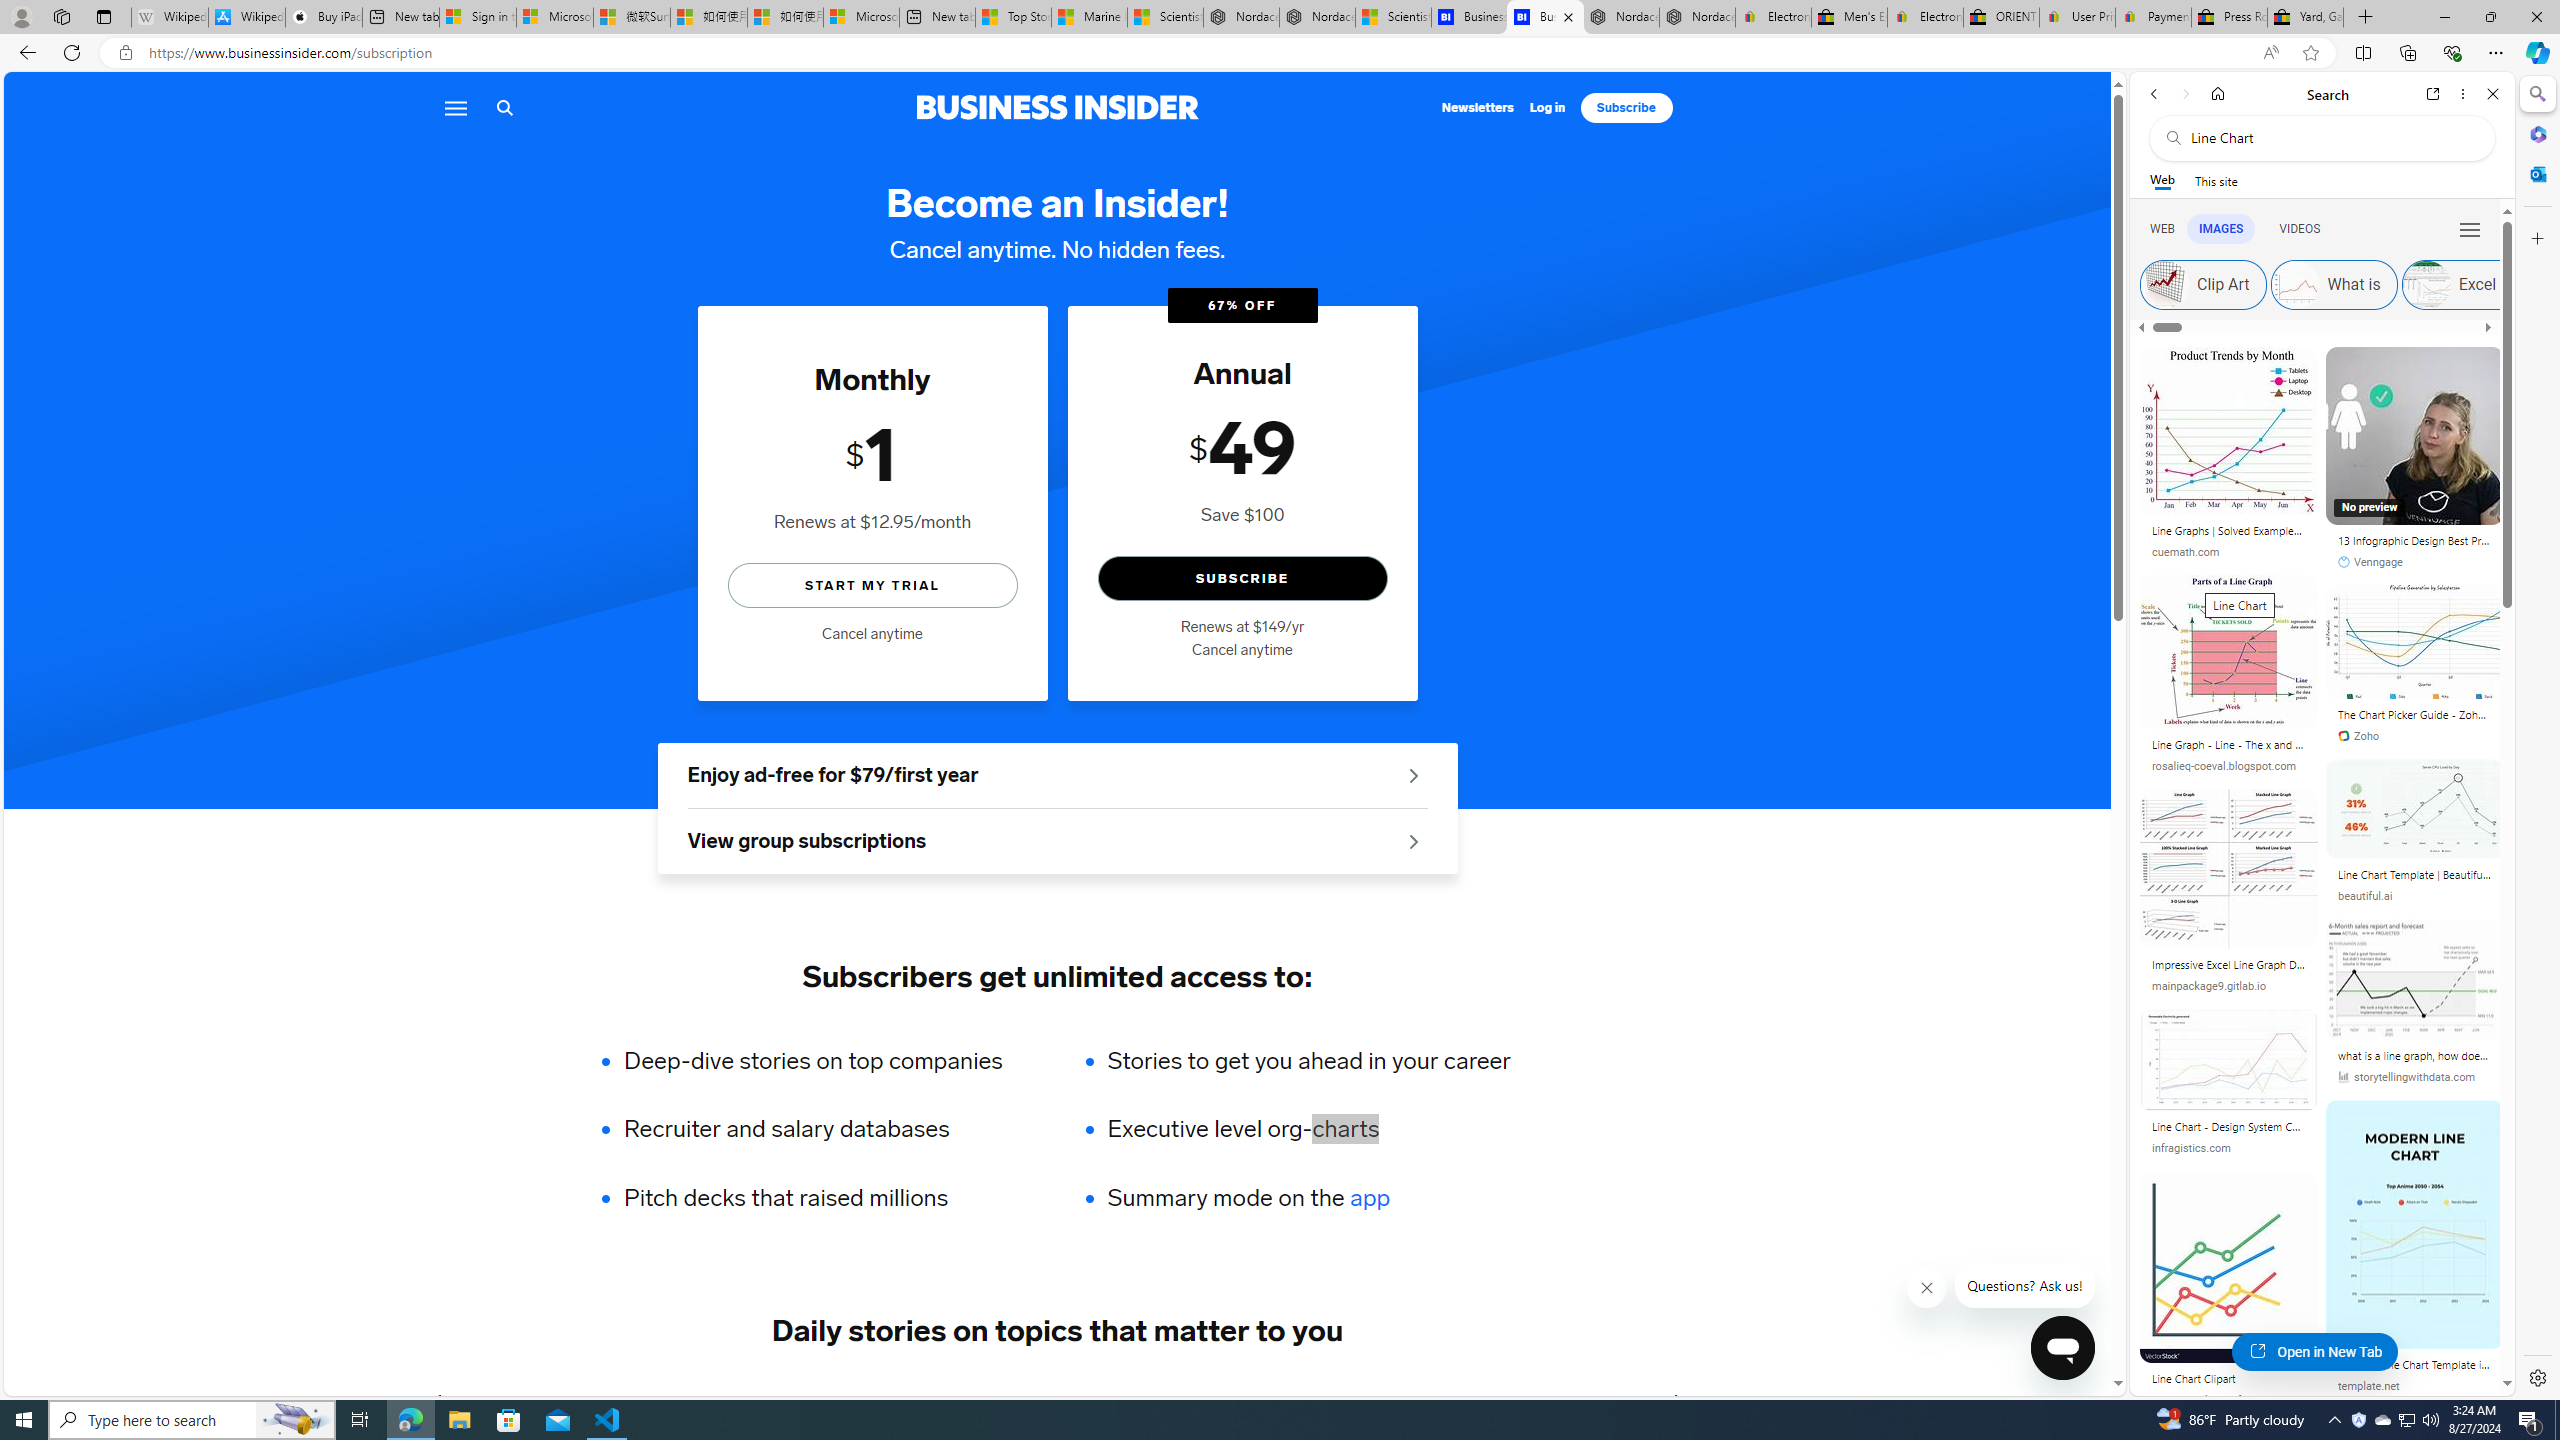 Image resolution: width=2560 pixels, height=1440 pixels. What do you see at coordinates (2413, 716) in the screenshot?
I see `'The Chart Picker Guide - Zoho Blog'` at bounding box center [2413, 716].